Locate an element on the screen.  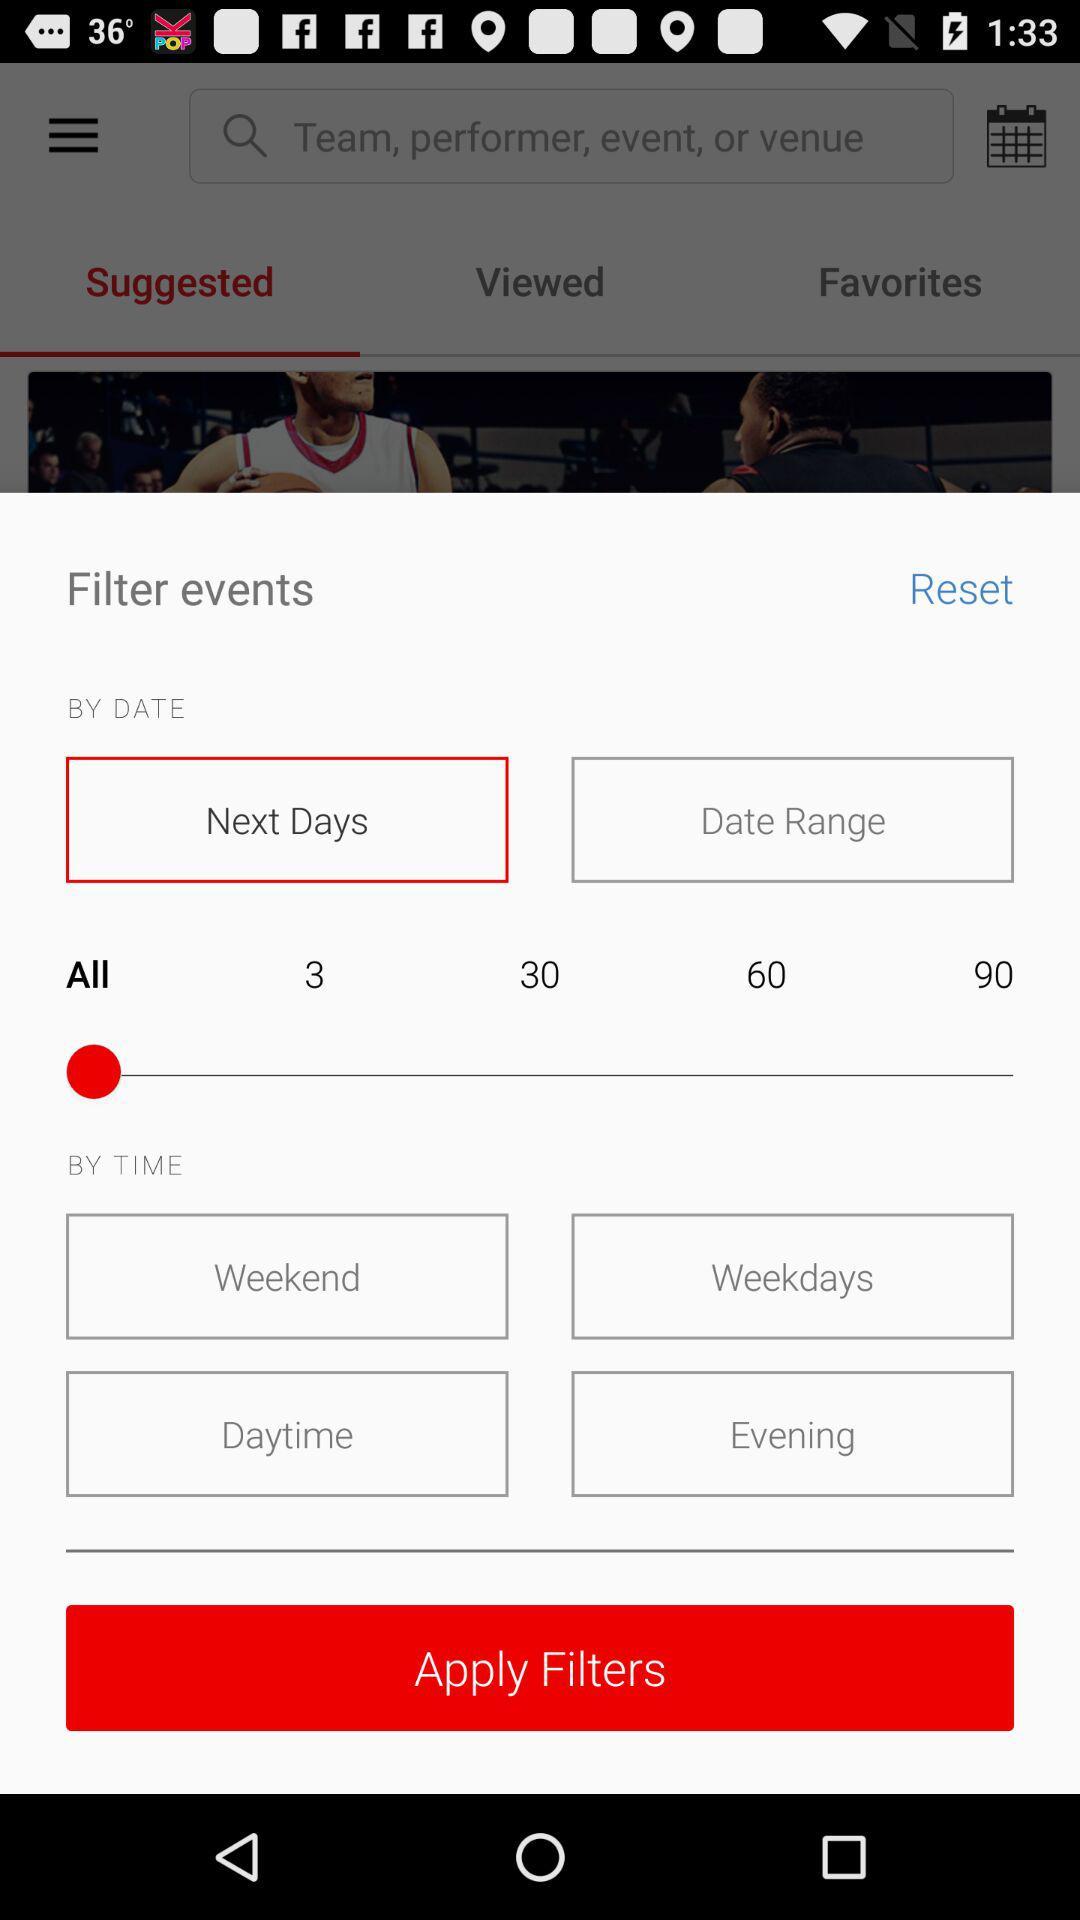
the item to the left of evening is located at coordinates (287, 1433).